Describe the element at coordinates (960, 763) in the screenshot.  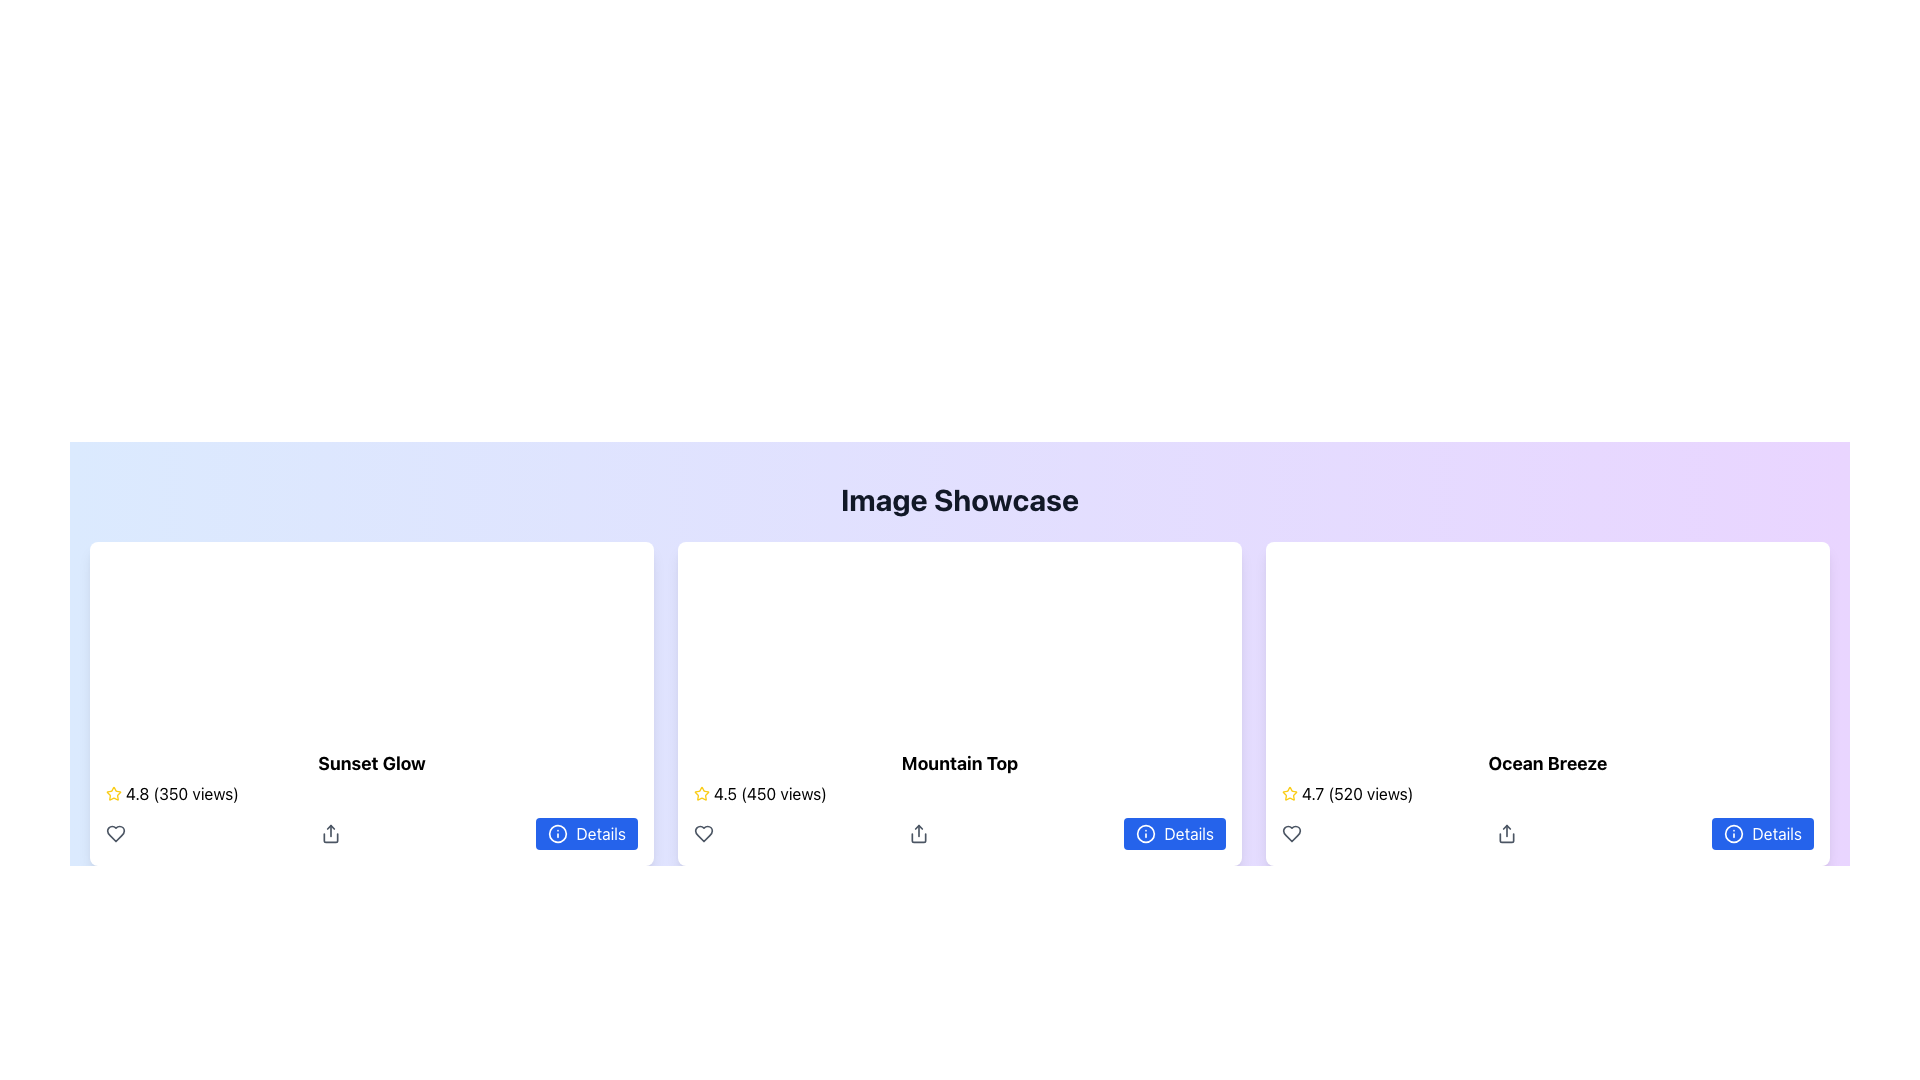
I see `contents of the bold text label displaying the name 'Mountain Top', which is located in the central card of a horizontally aligned grid, above the rating and views section` at that location.